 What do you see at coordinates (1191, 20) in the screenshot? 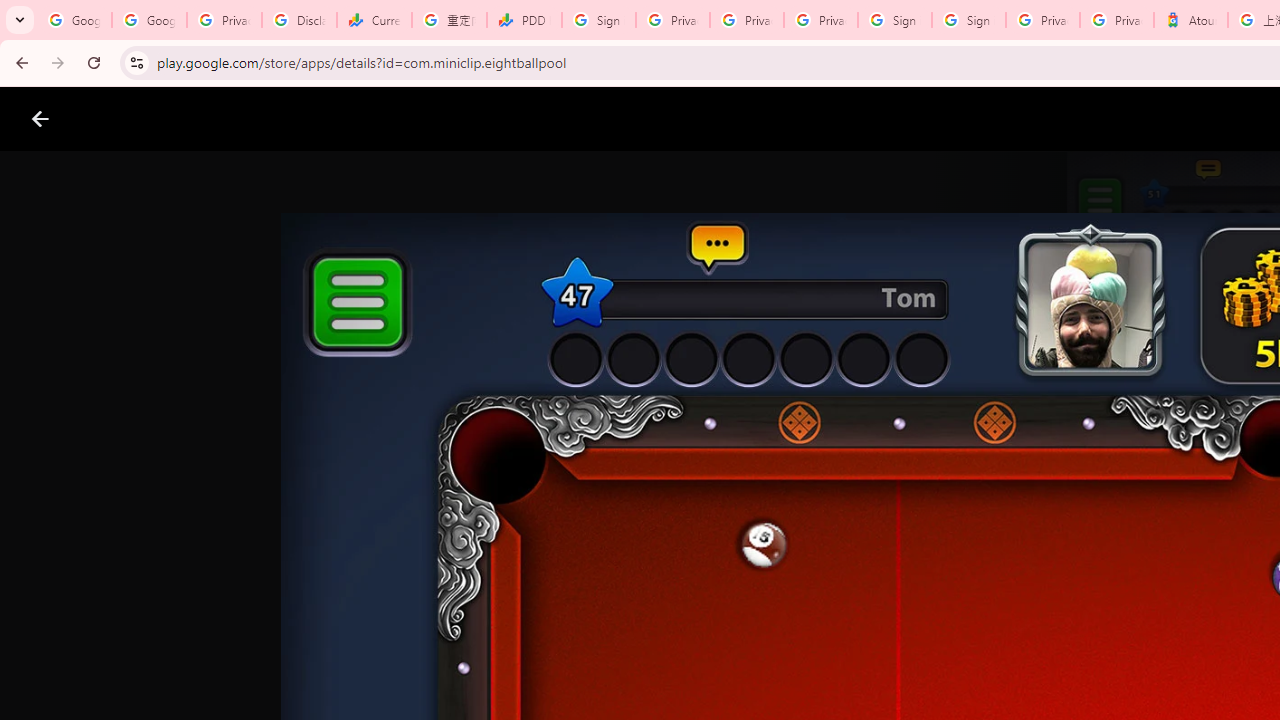
I see `'Atour Hotel - Google hotels'` at bounding box center [1191, 20].